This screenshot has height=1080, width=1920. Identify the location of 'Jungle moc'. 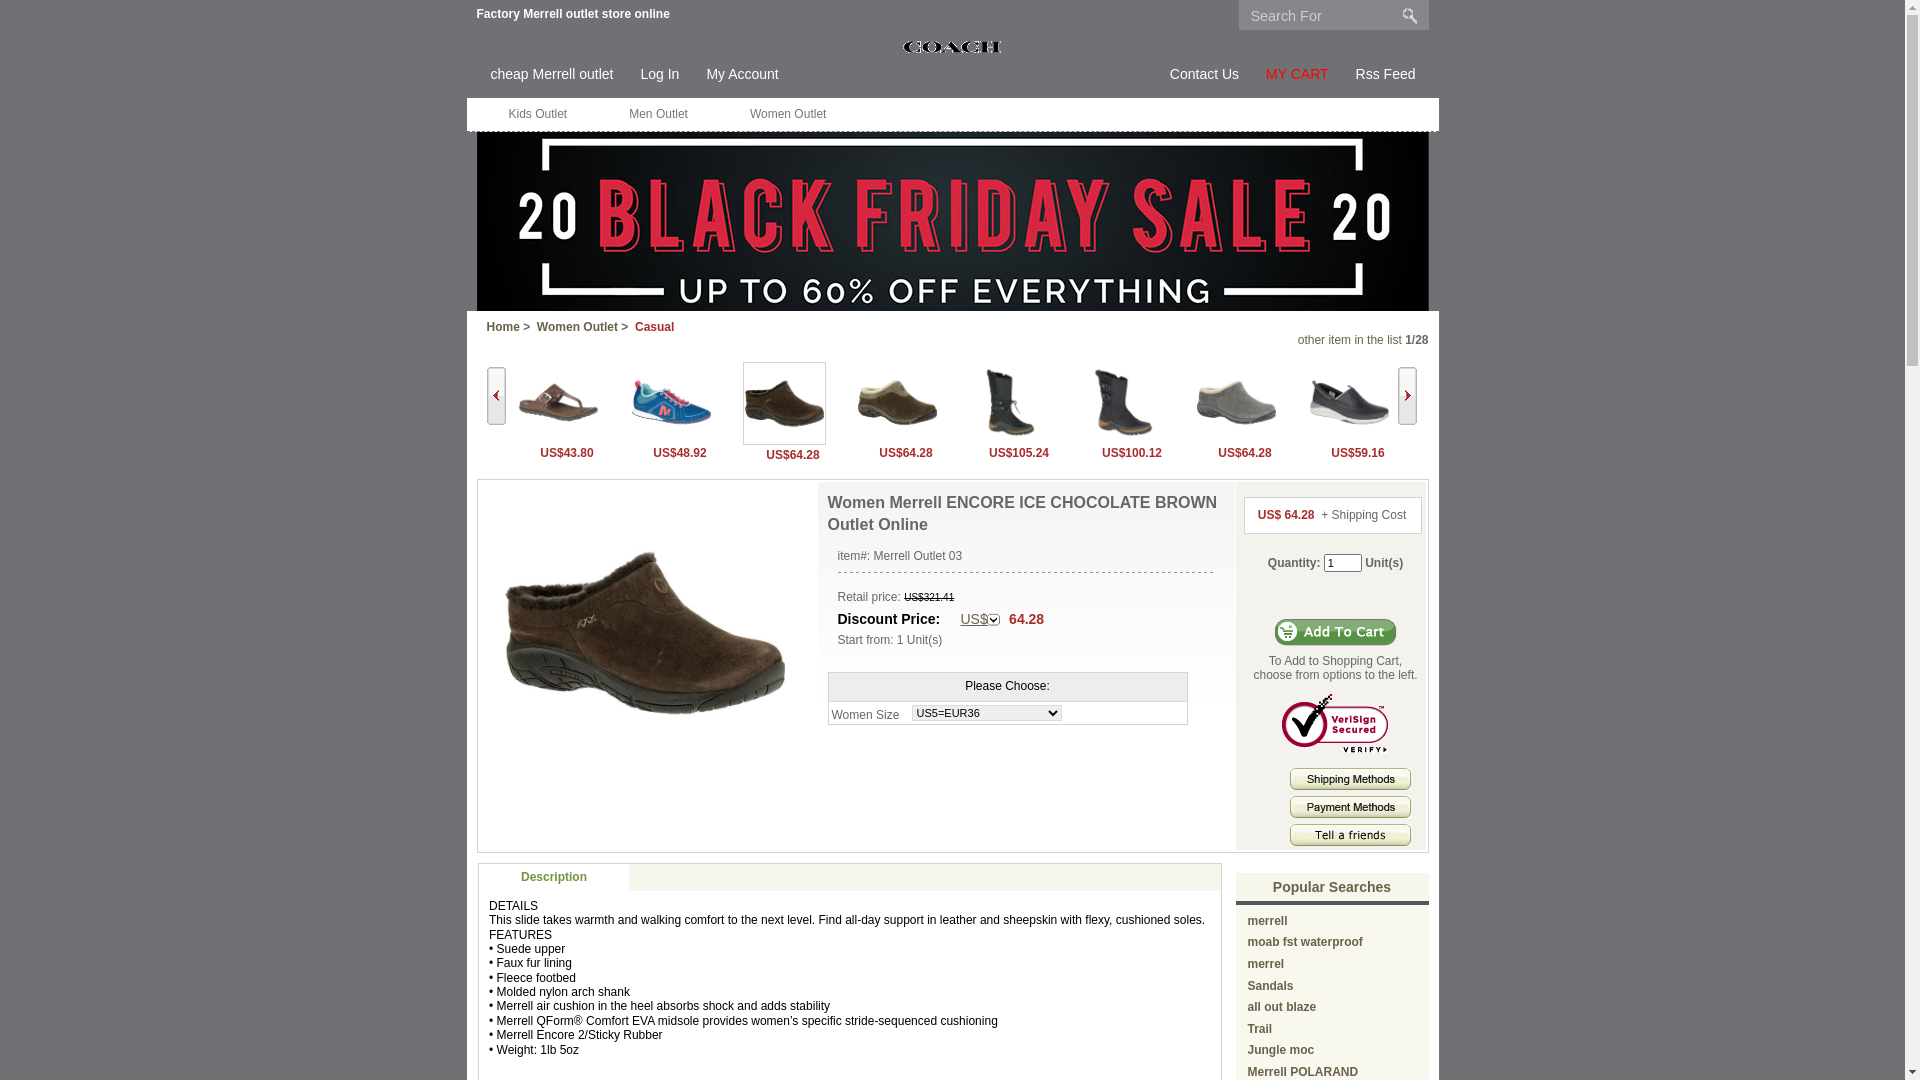
(1281, 1048).